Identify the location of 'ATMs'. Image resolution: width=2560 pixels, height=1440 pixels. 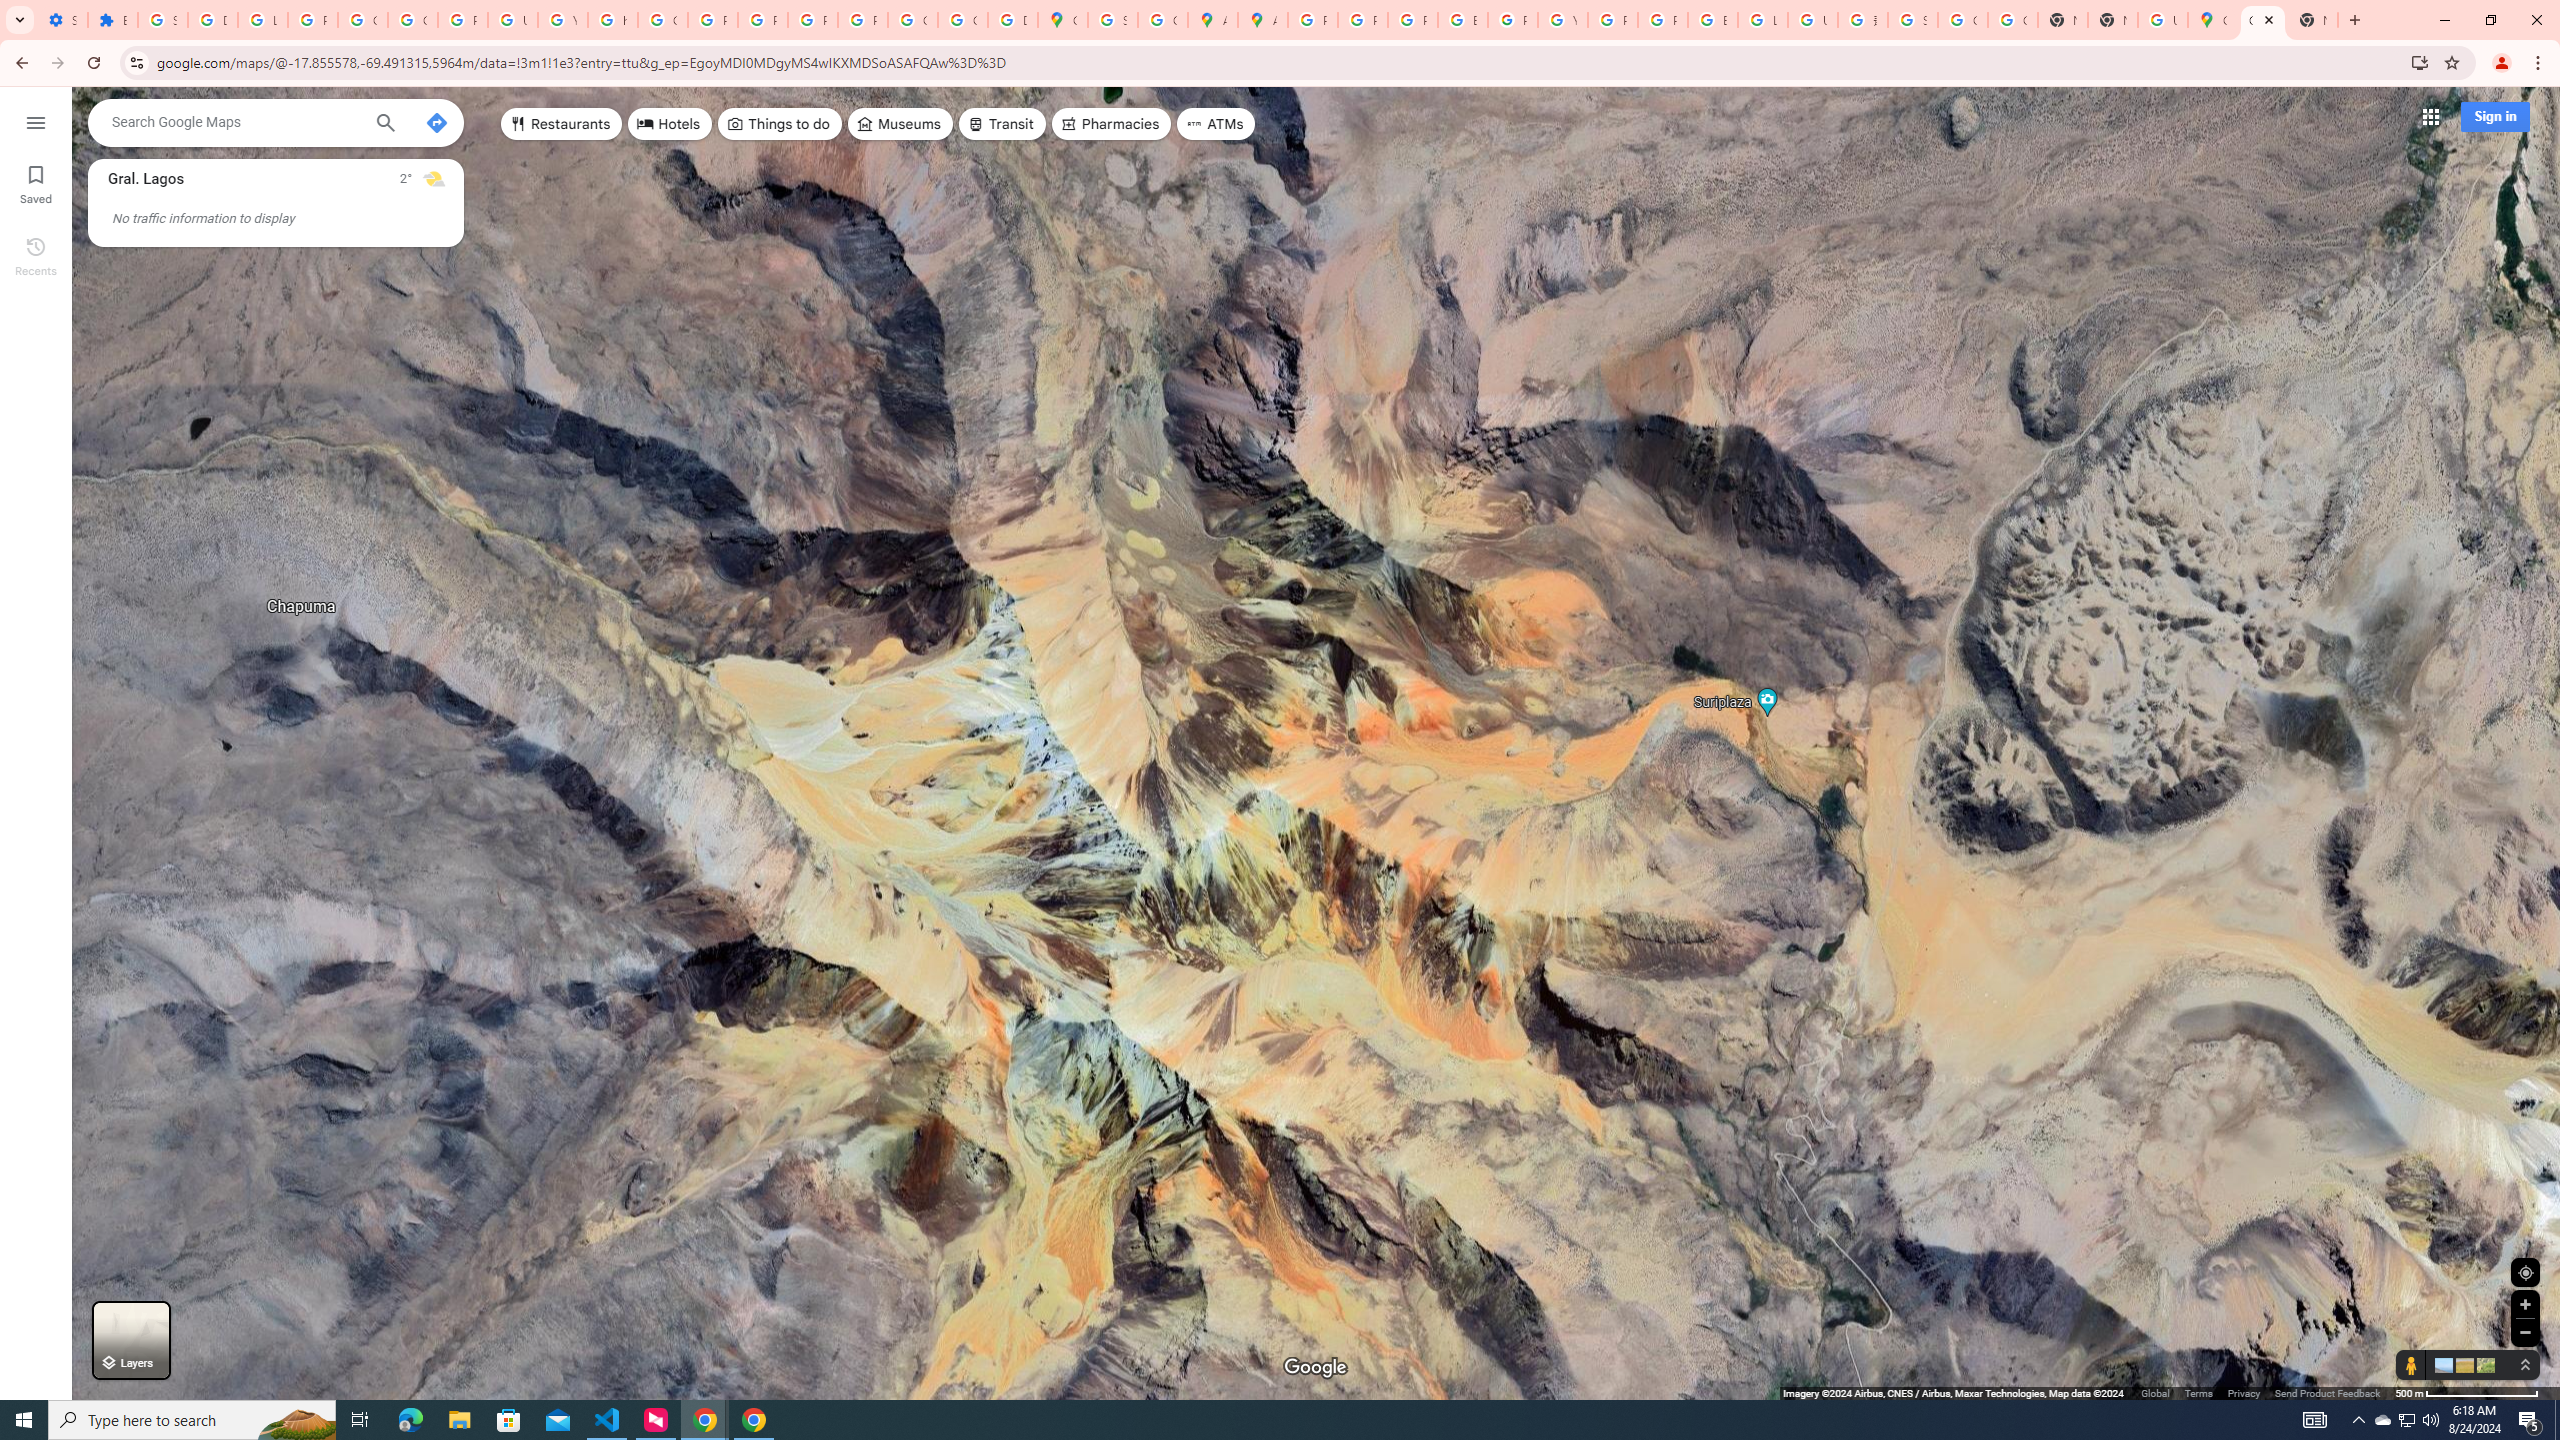
(1216, 122).